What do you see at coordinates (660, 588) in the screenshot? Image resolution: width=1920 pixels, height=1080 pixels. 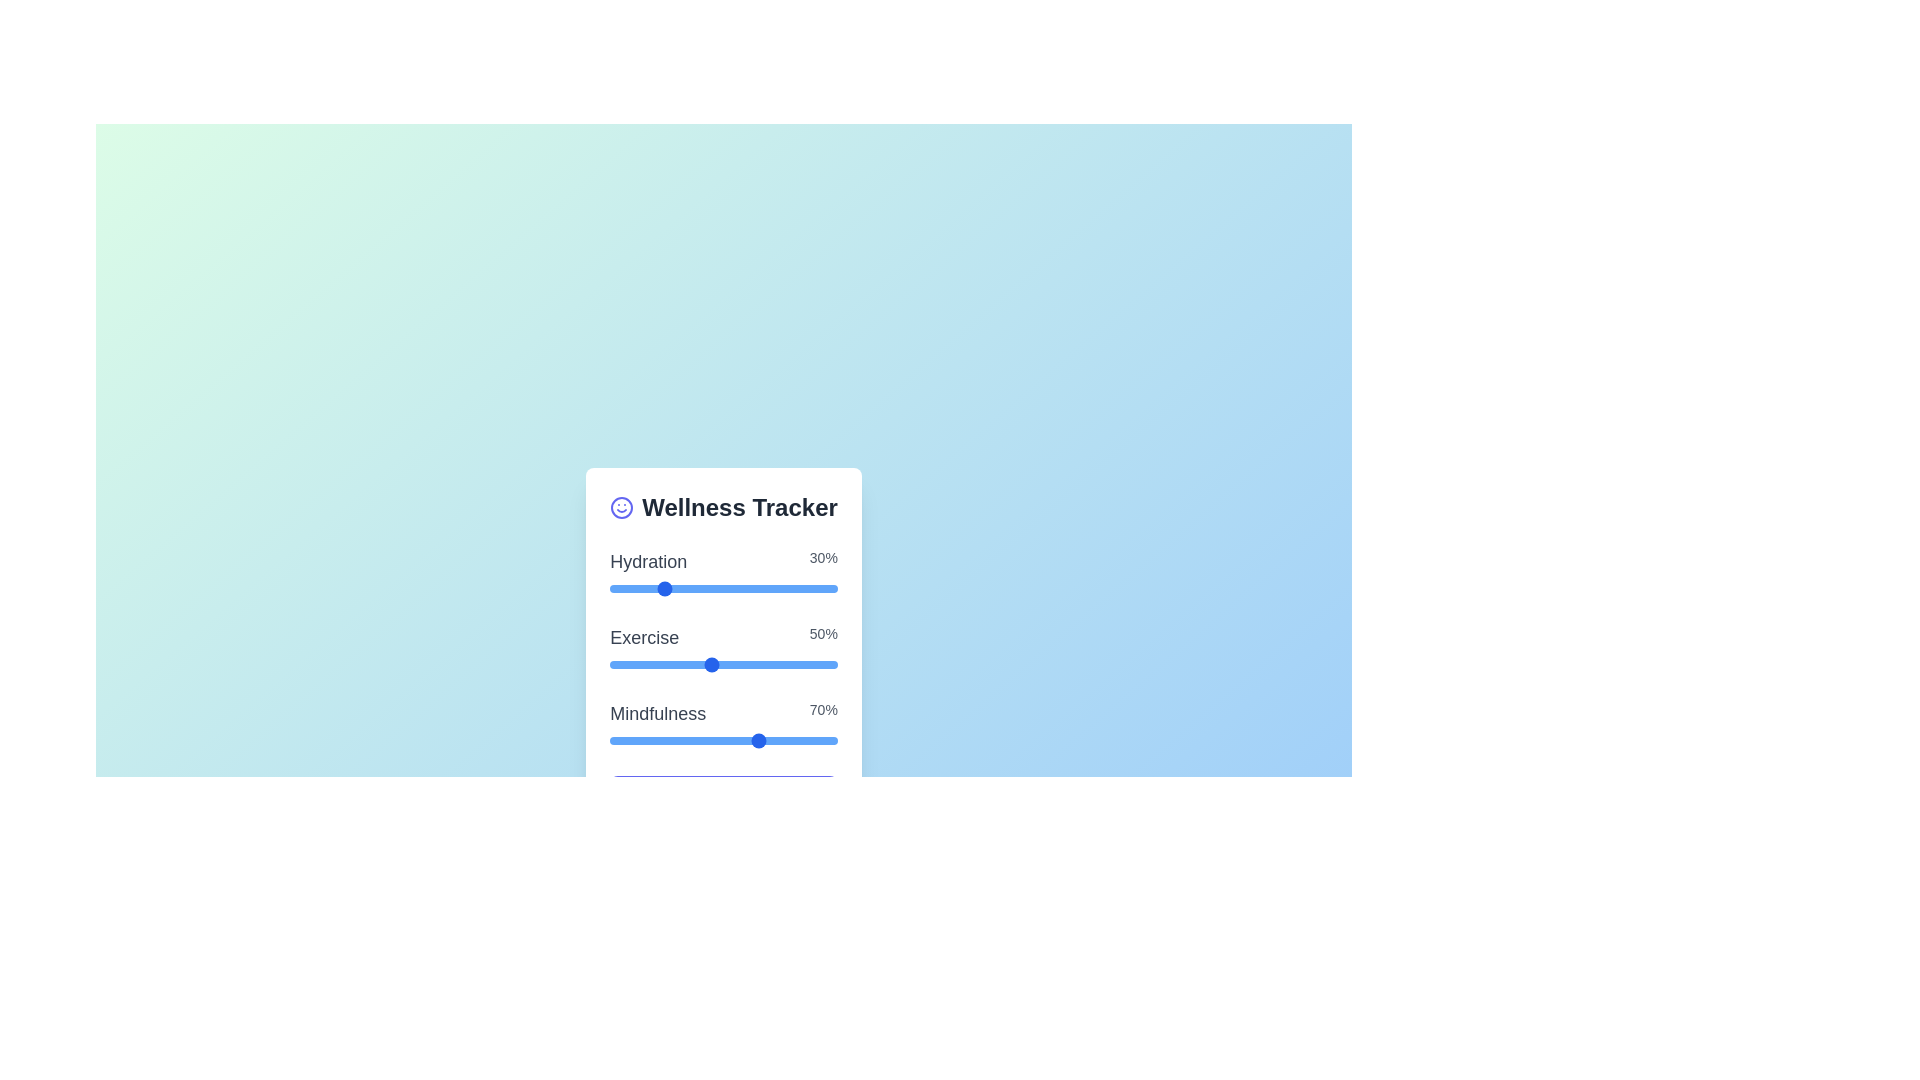 I see `the 'Hydration' slider to set its value to 3` at bounding box center [660, 588].